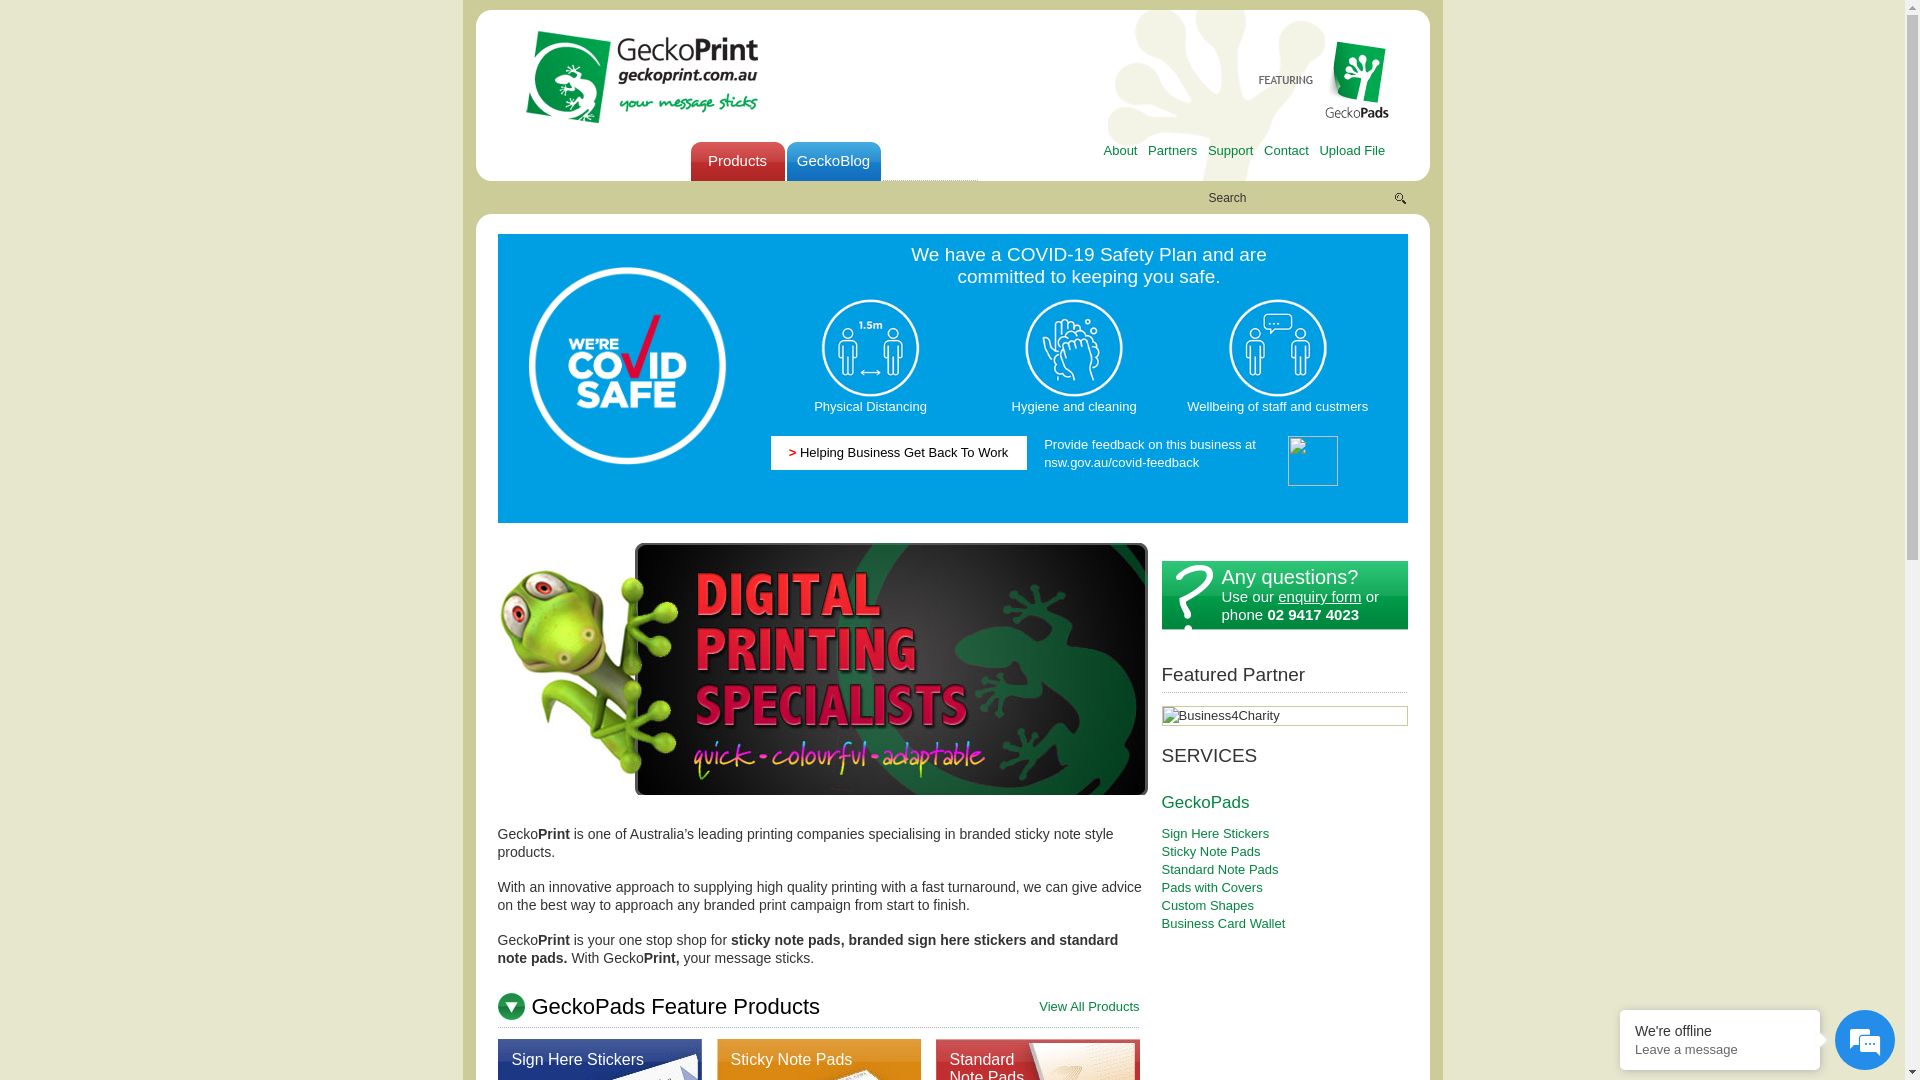  I want to click on 'Contact', so click(1286, 149).